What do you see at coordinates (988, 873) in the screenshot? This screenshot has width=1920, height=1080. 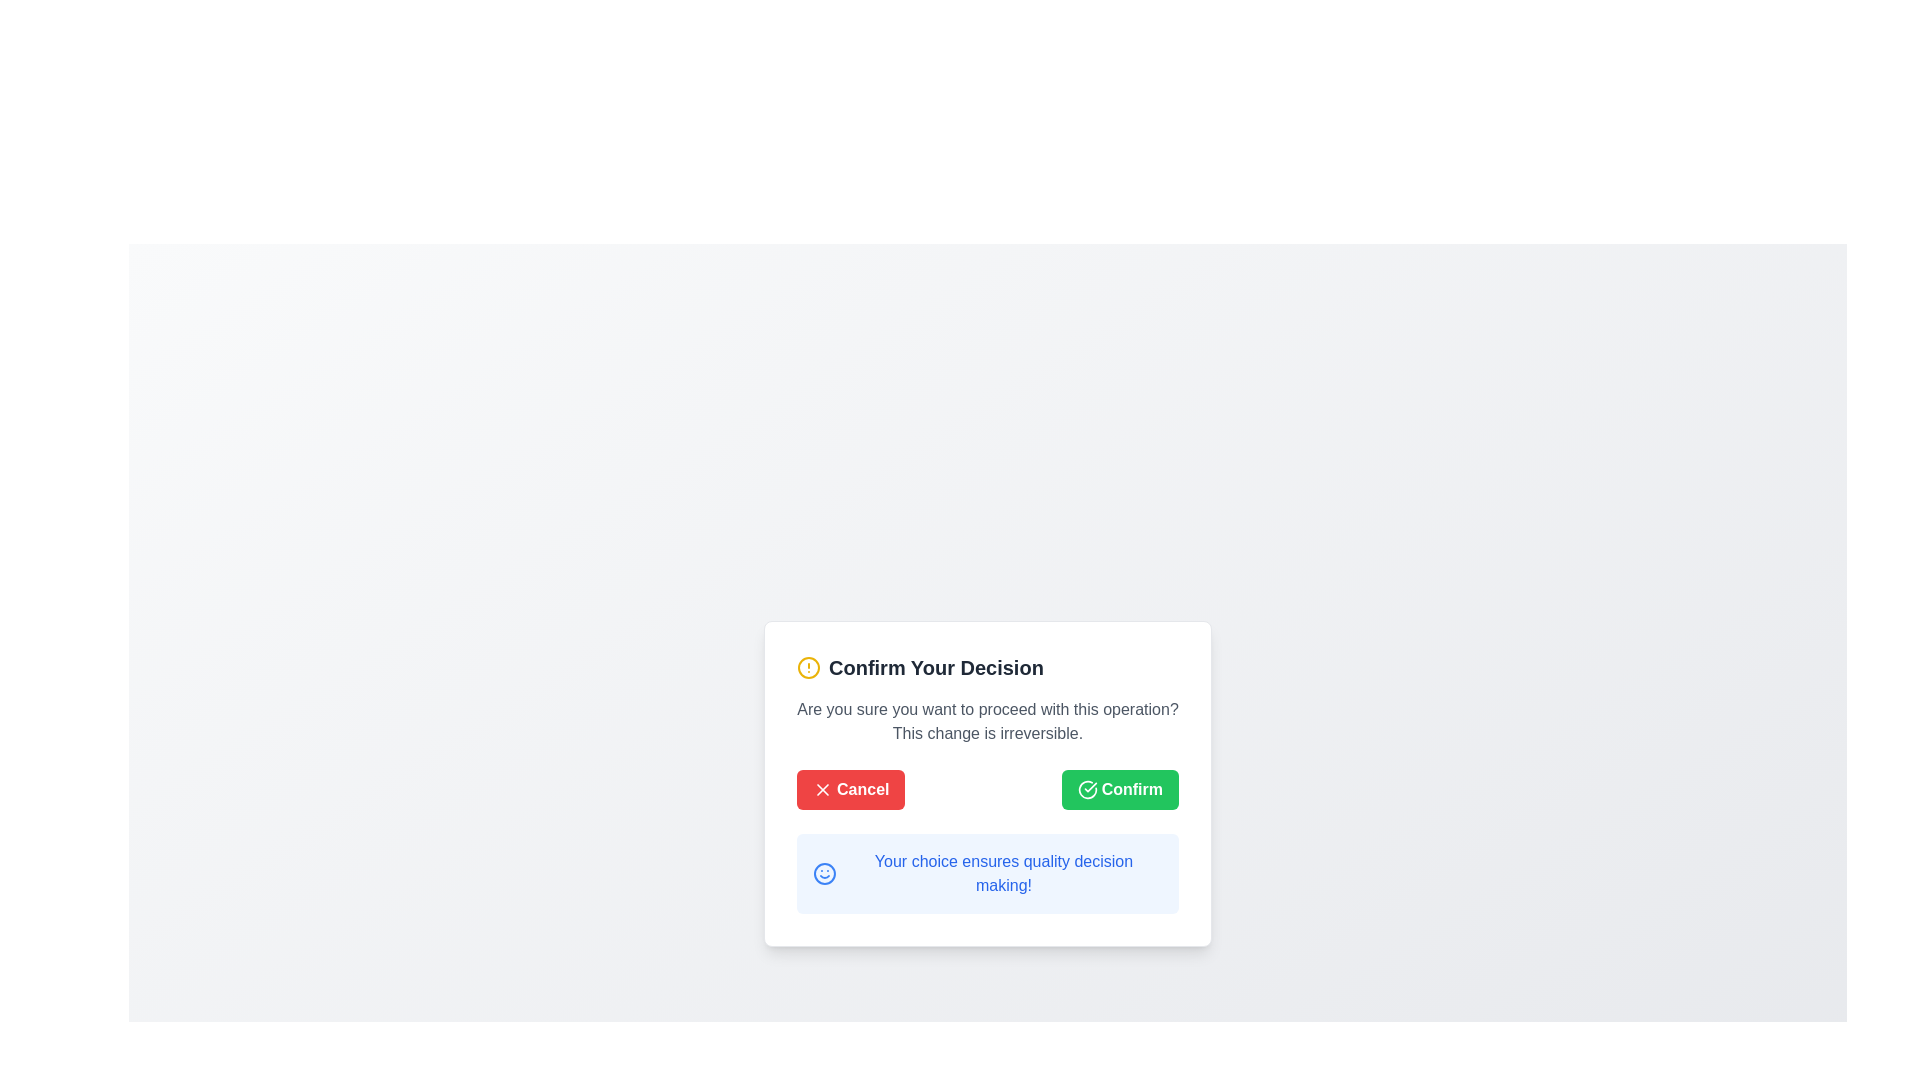 I see `text displayed in the light blue box containing the sentence 'Your choice ensures quality decision making!' located below the 'Cancel' and 'Confirm' buttons` at bounding box center [988, 873].